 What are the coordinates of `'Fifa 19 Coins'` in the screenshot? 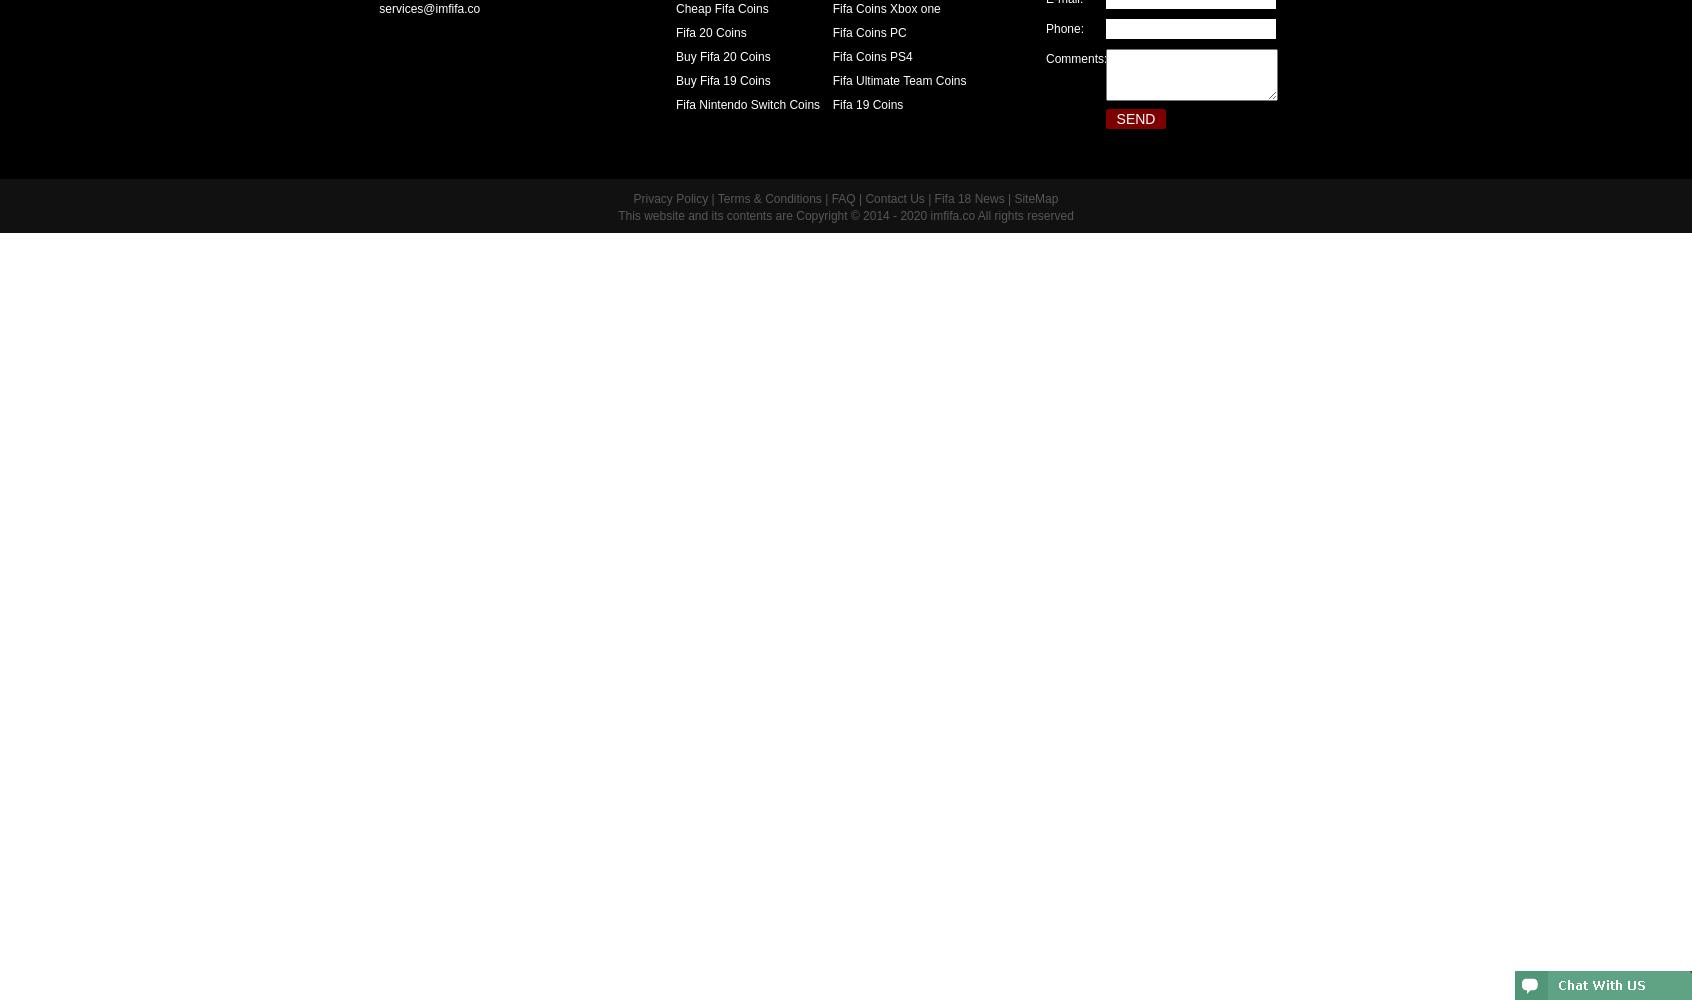 It's located at (866, 104).